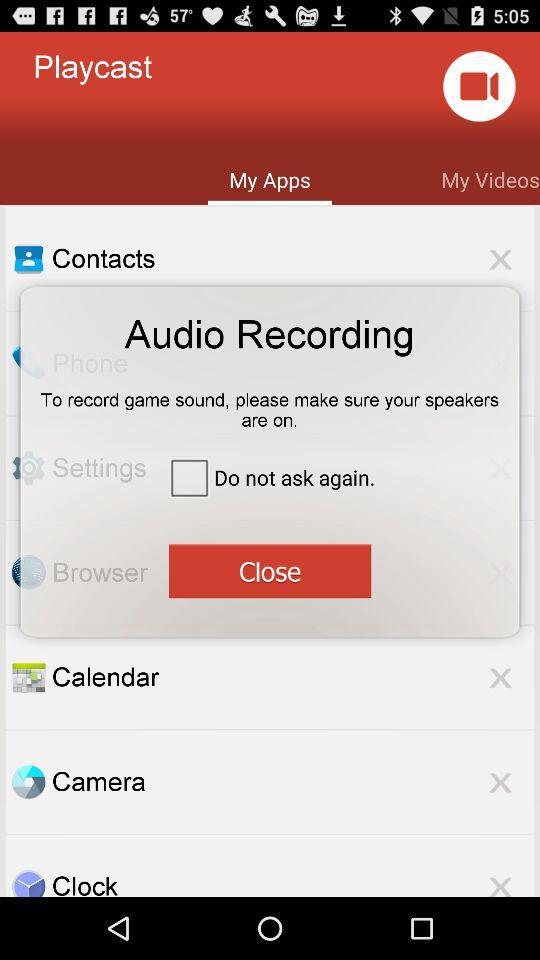 This screenshot has height=960, width=540. I want to click on to record game item, so click(270, 402).